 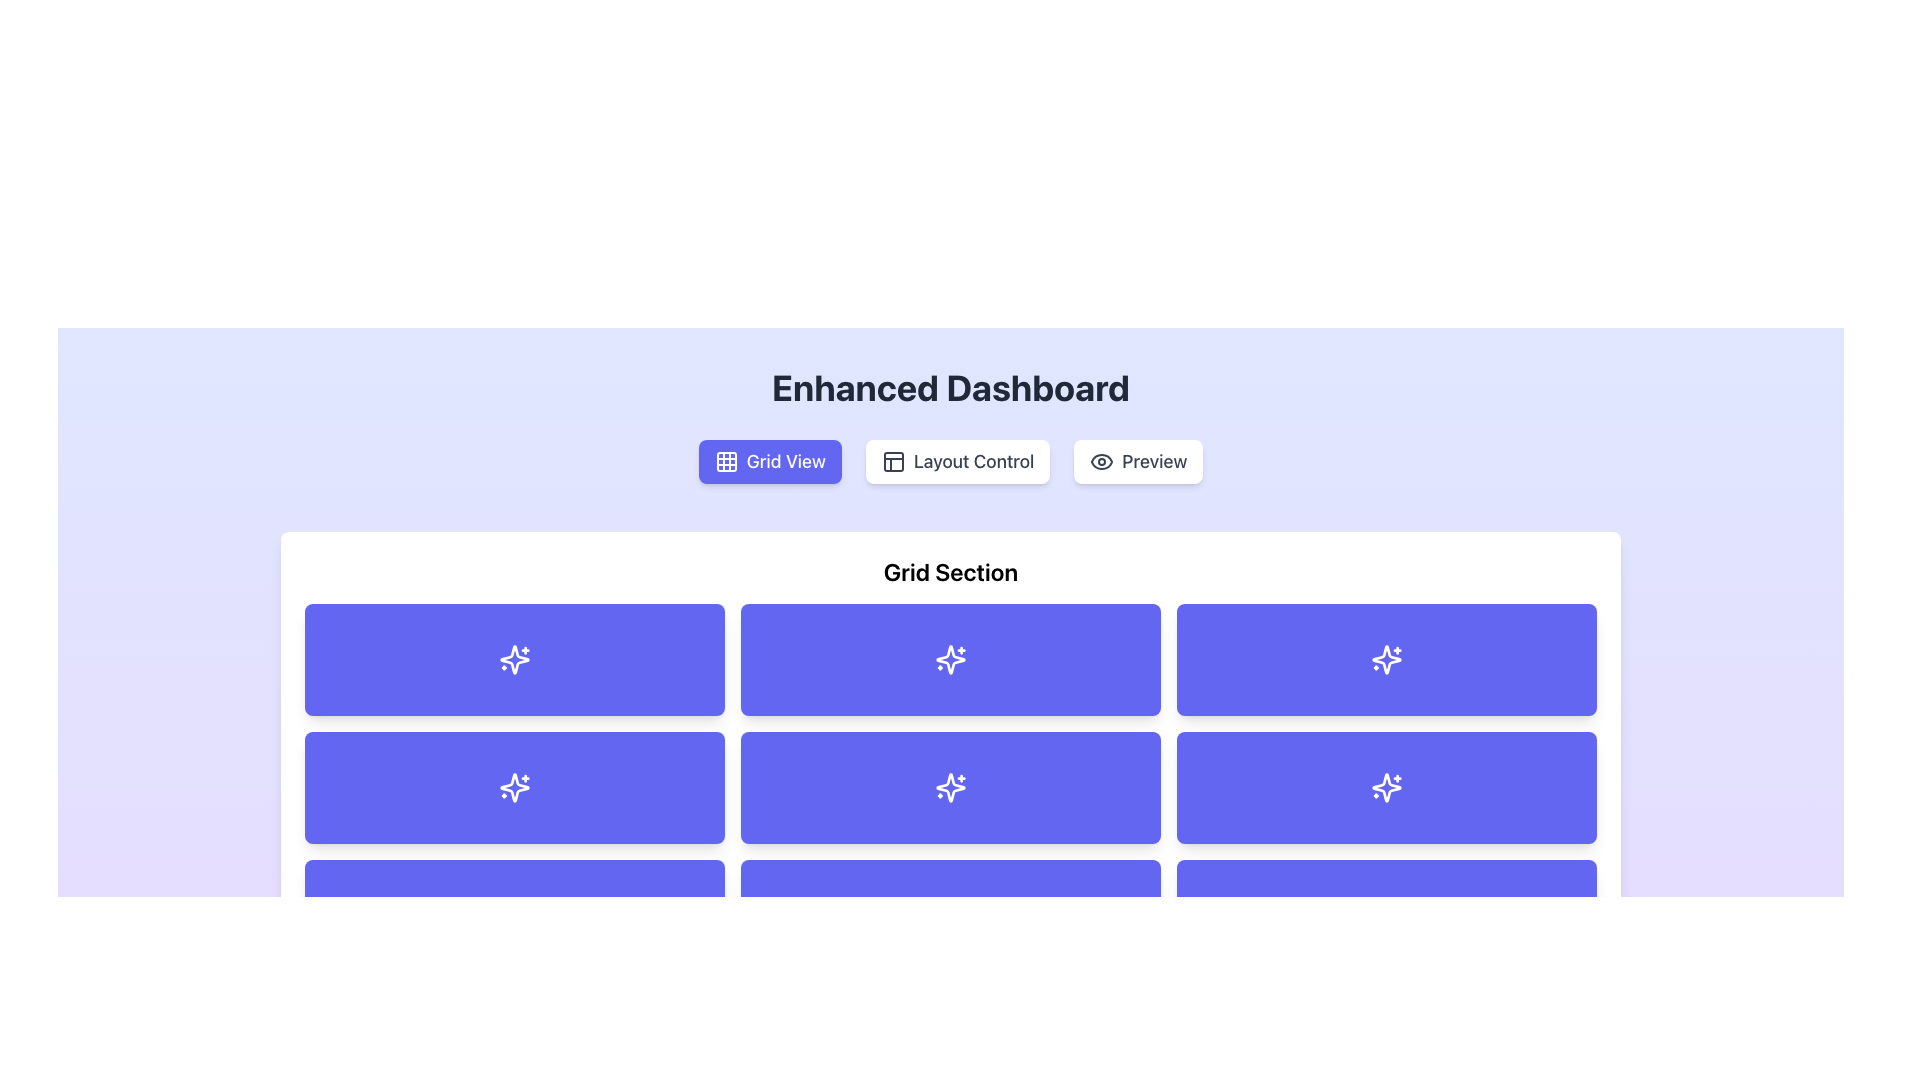 What do you see at coordinates (1385, 659) in the screenshot?
I see `the decorative icon located in the second row and second column of the grid layout, which is centered within a purple rectangular block` at bounding box center [1385, 659].